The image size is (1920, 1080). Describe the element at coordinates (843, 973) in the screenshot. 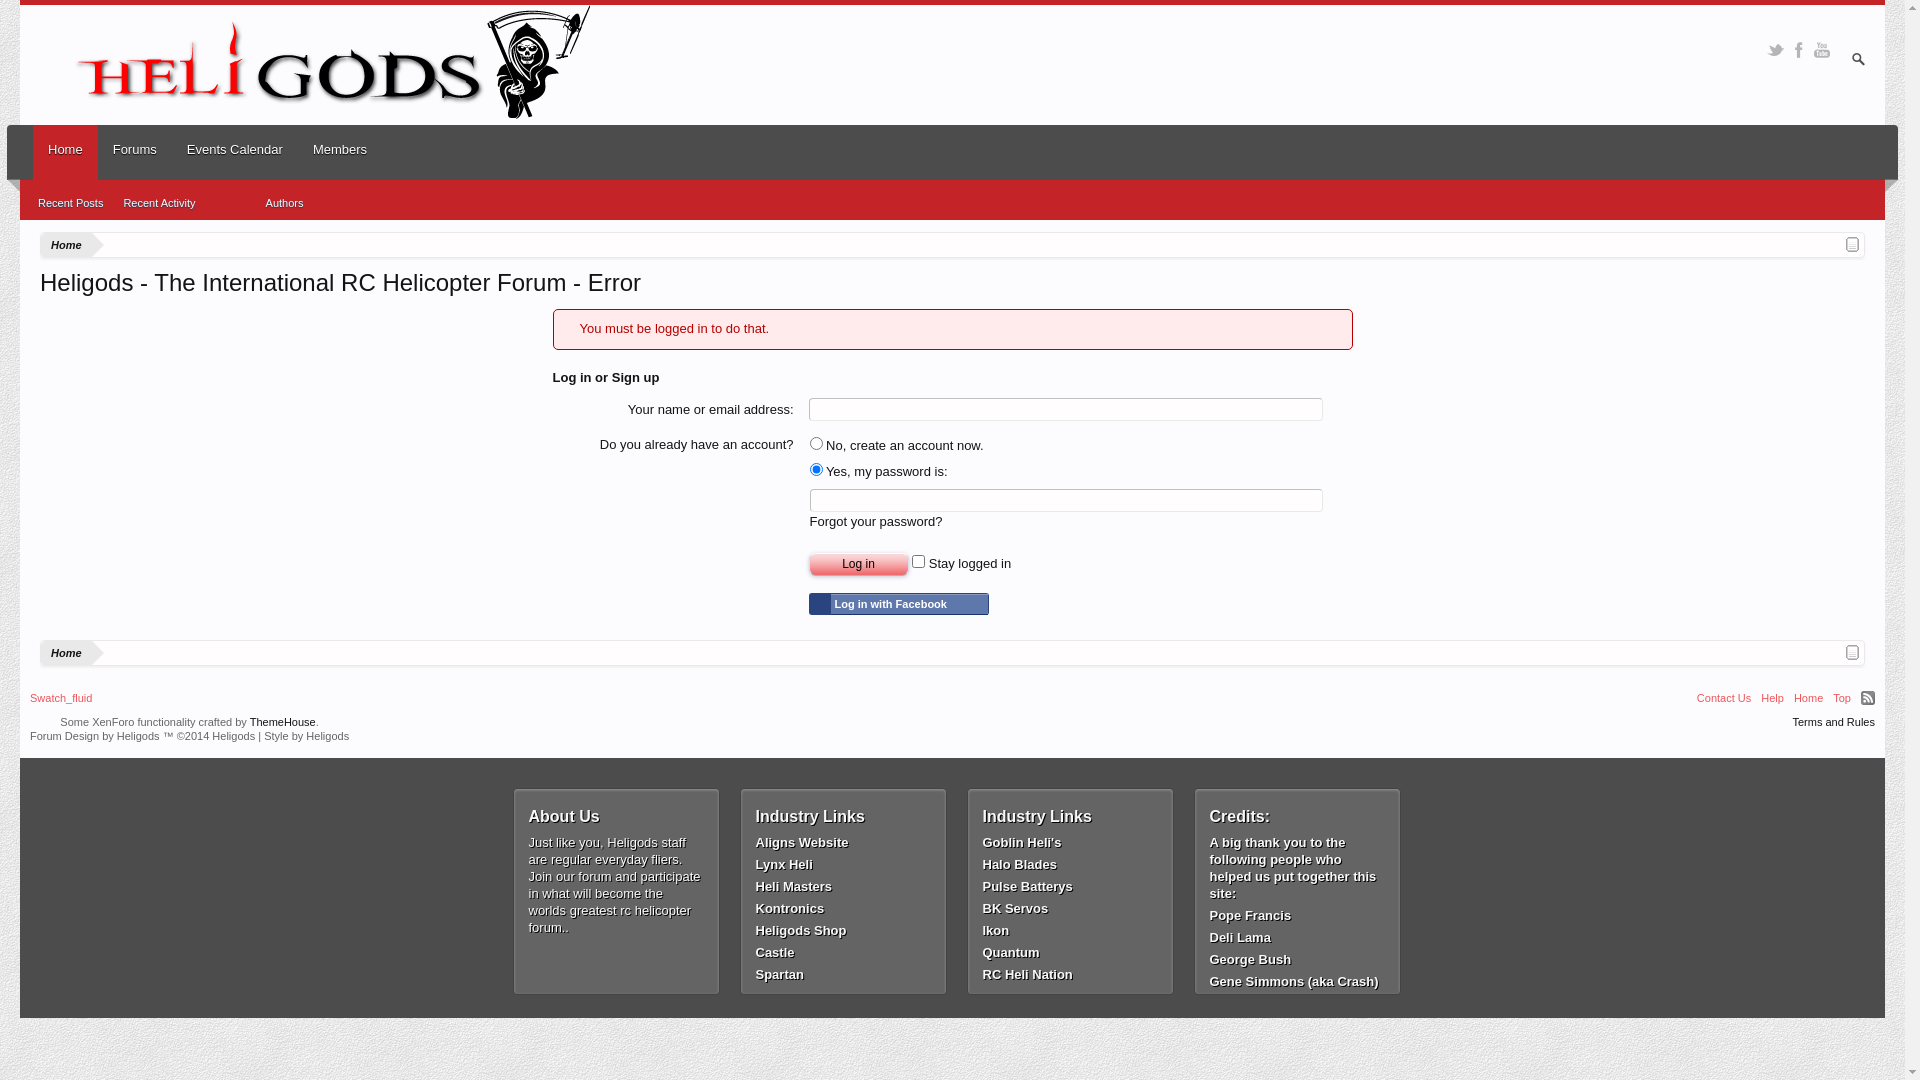

I see `'Spartan'` at that location.